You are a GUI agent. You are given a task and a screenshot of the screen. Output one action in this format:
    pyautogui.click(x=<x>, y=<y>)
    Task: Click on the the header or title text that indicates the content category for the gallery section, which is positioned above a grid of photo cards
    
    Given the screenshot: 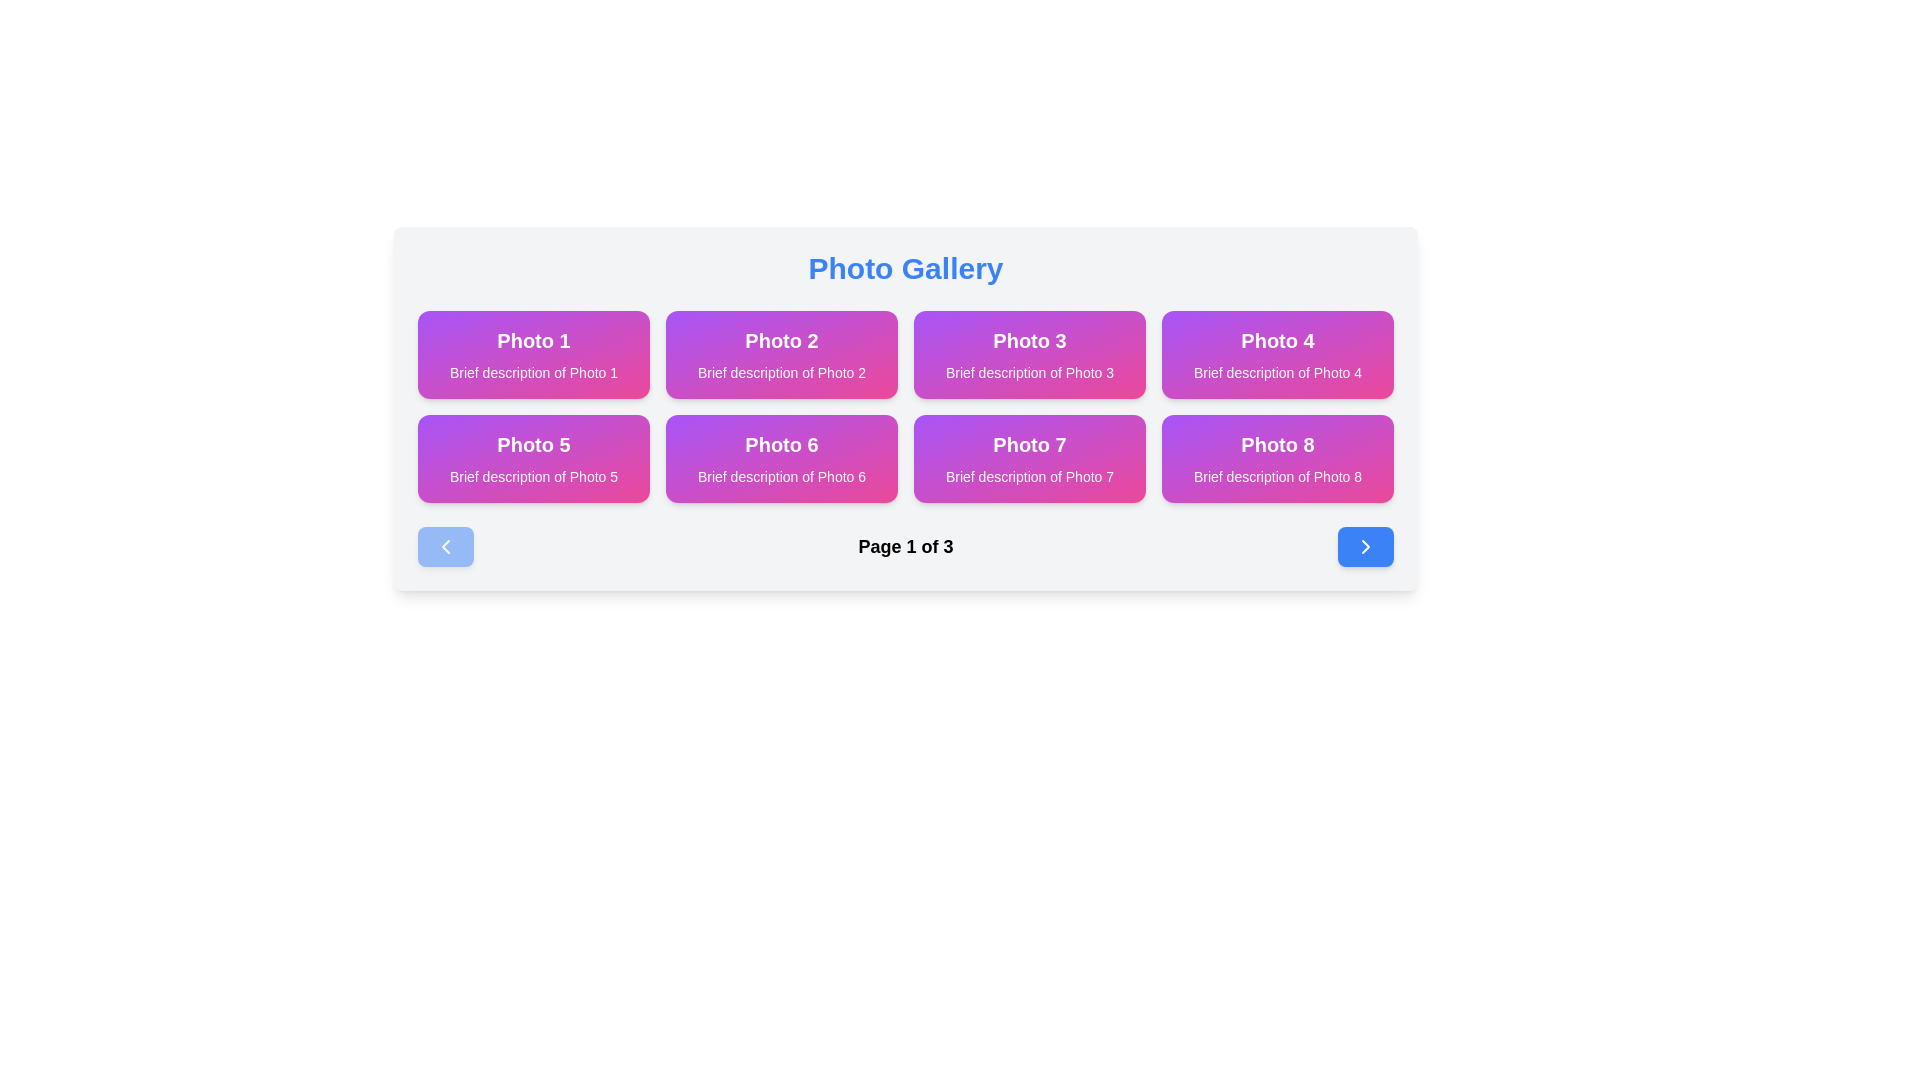 What is the action you would take?
    pyautogui.click(x=905, y=268)
    